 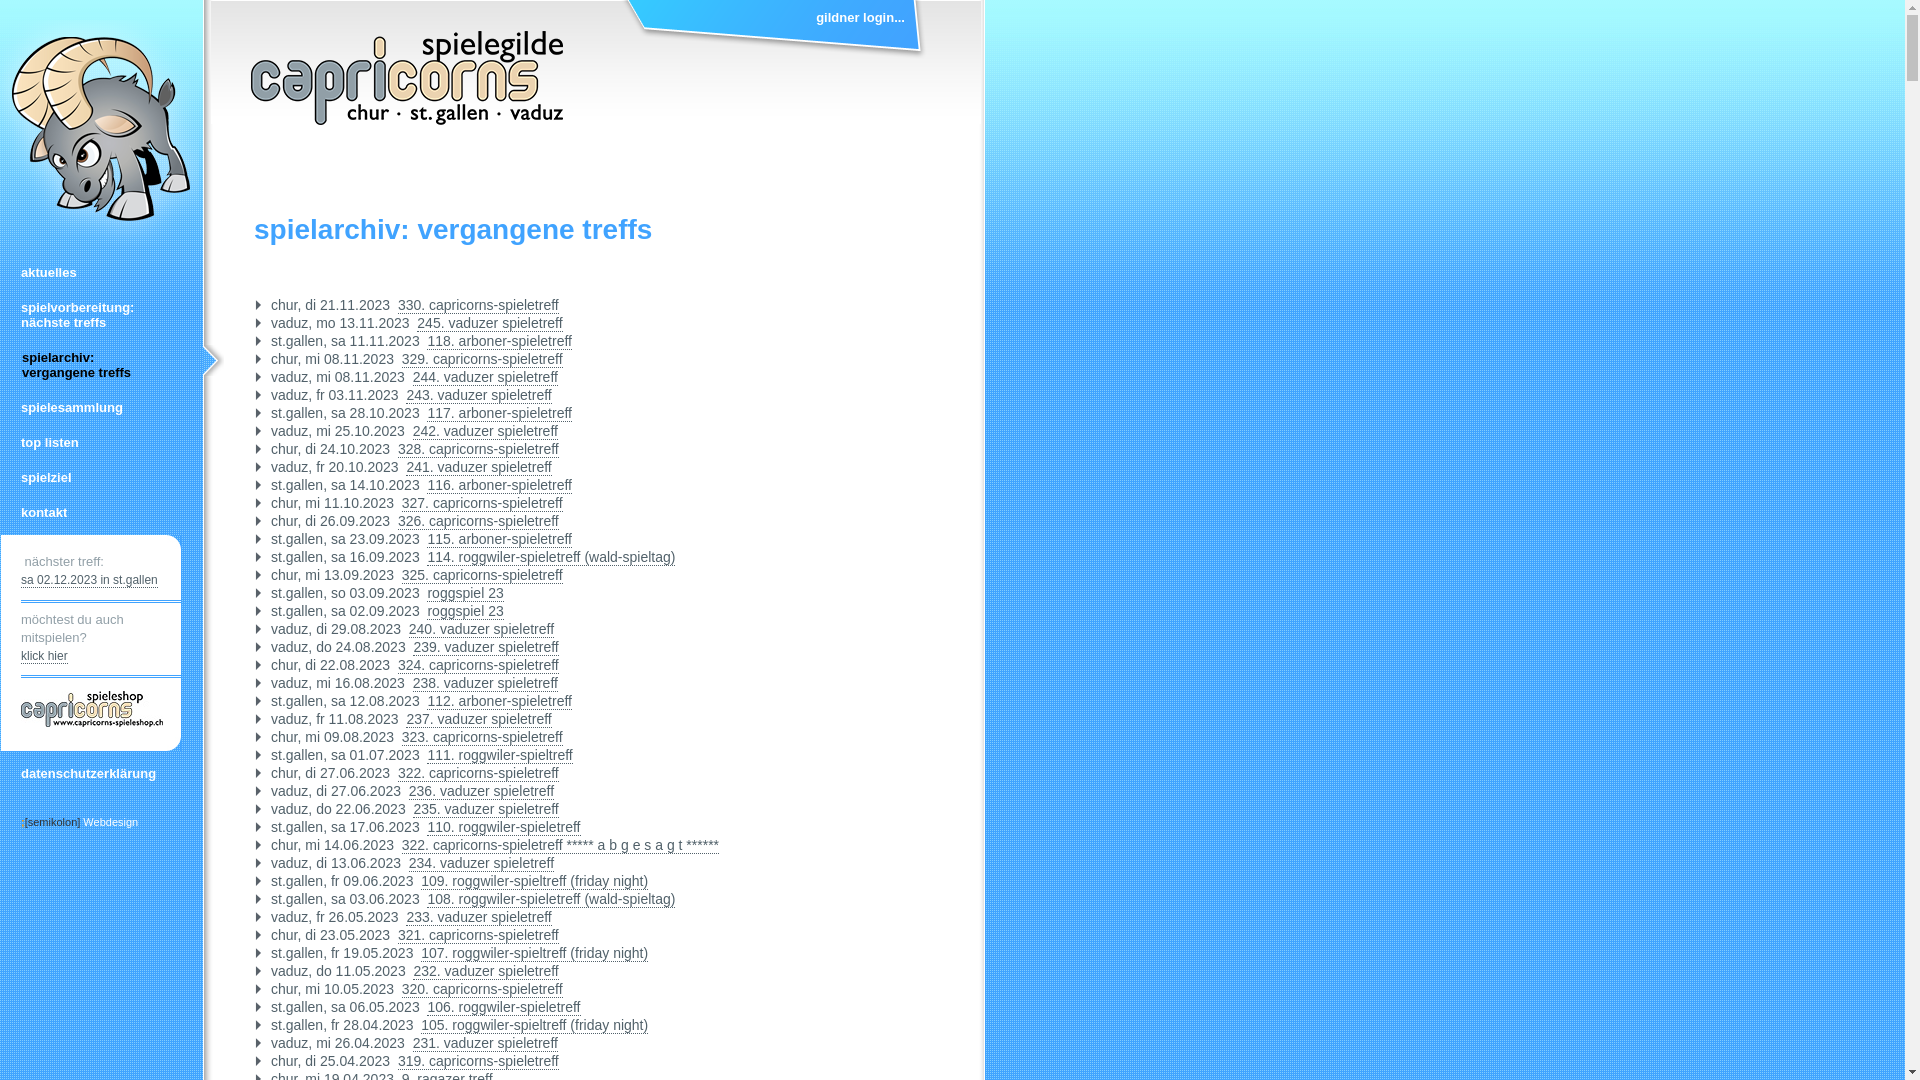 I want to click on '238. vaduzer spieletreff', so click(x=411, y=682).